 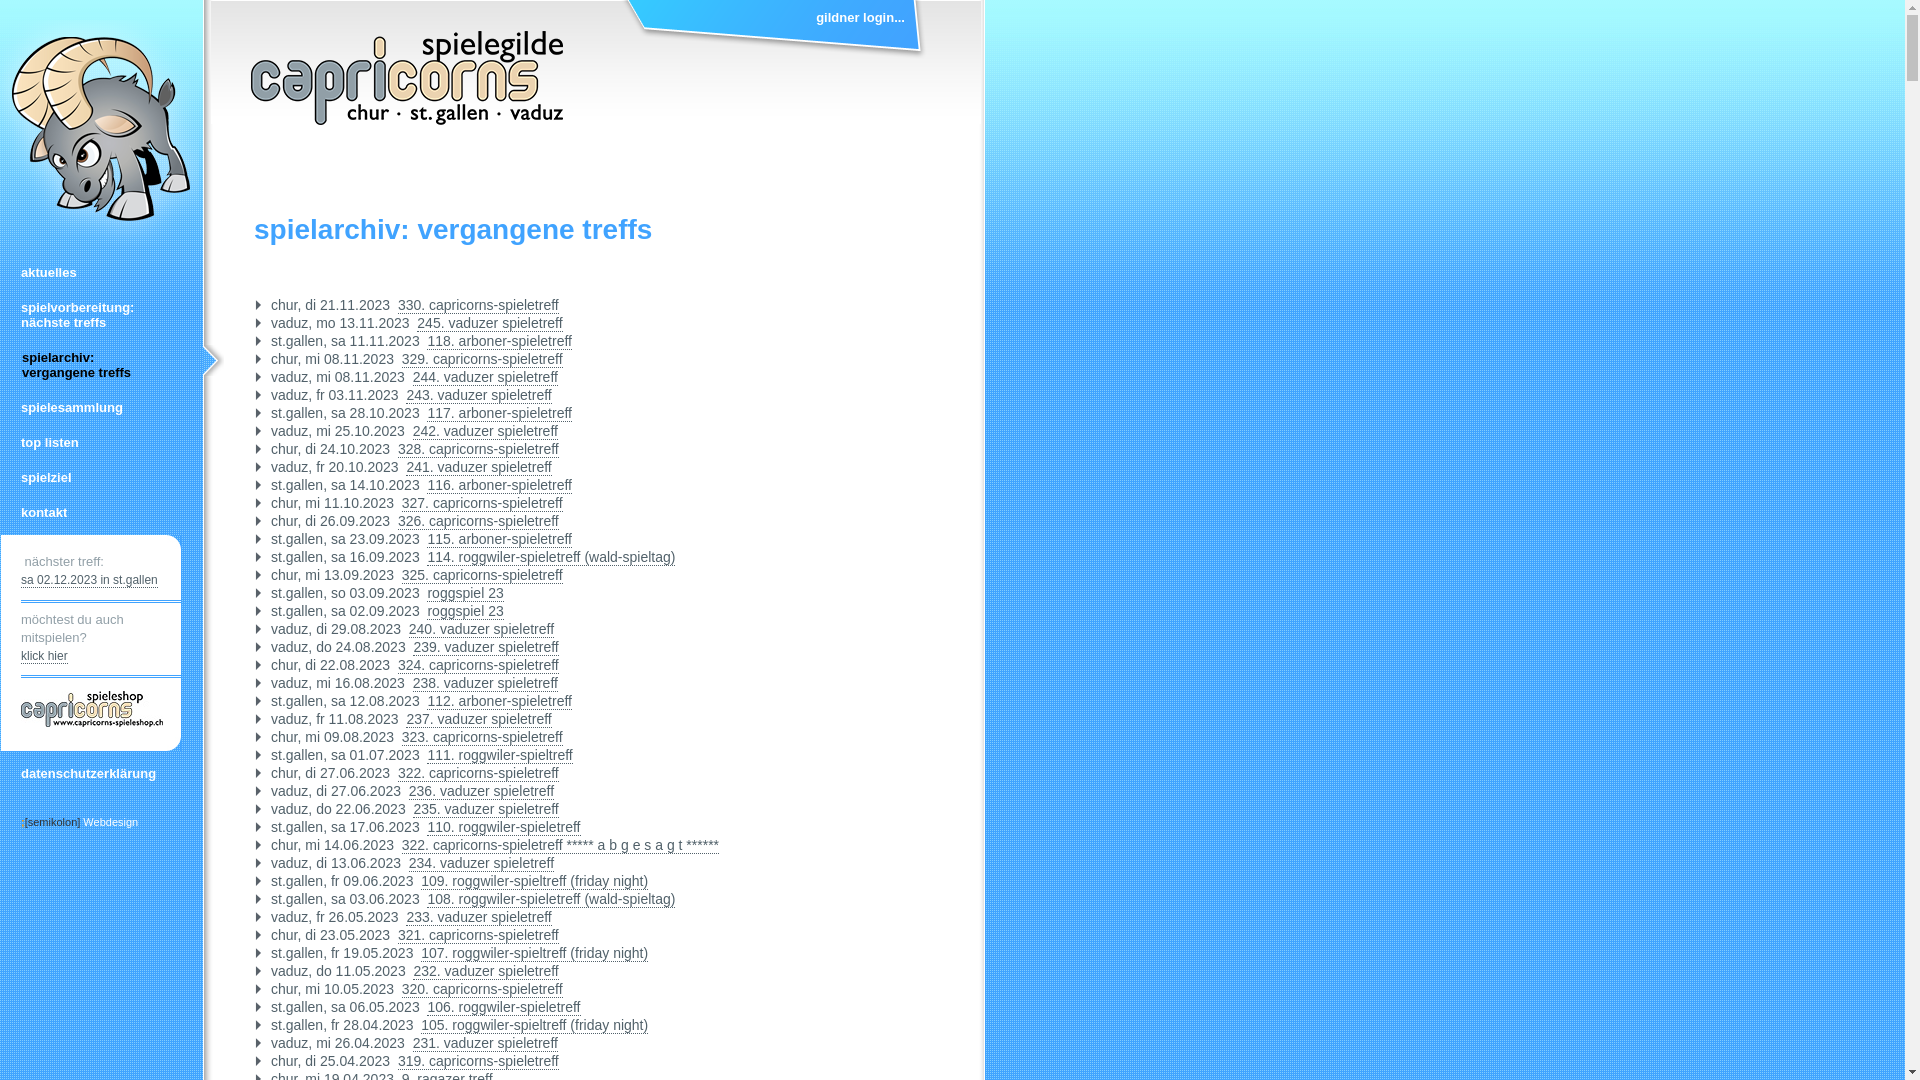 I want to click on '238. vaduzer spieletreff', so click(x=411, y=682).